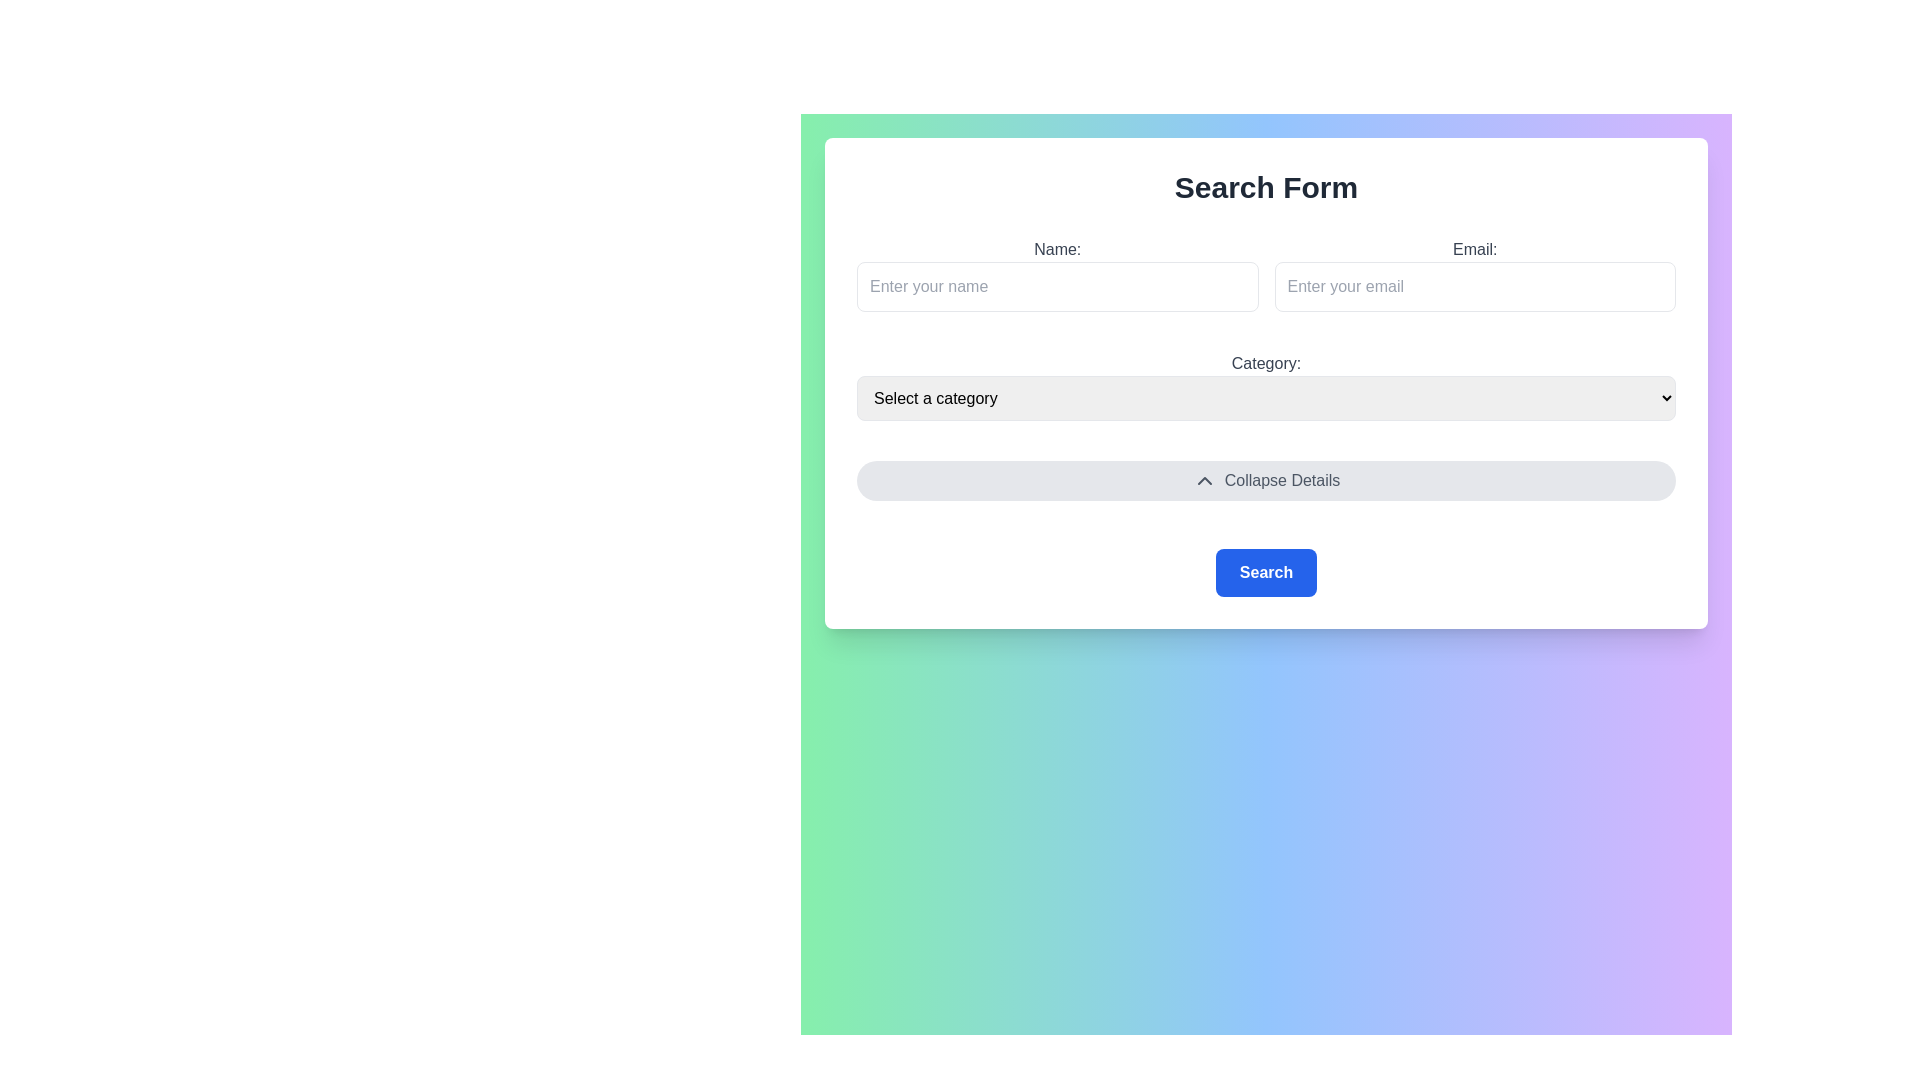 The image size is (1920, 1080). Describe the element at coordinates (1265, 573) in the screenshot. I see `the 'Search' button, which has a vibrant blue background, white bold text, and rounded corners, located centrally at the bottom of the form layout` at that location.